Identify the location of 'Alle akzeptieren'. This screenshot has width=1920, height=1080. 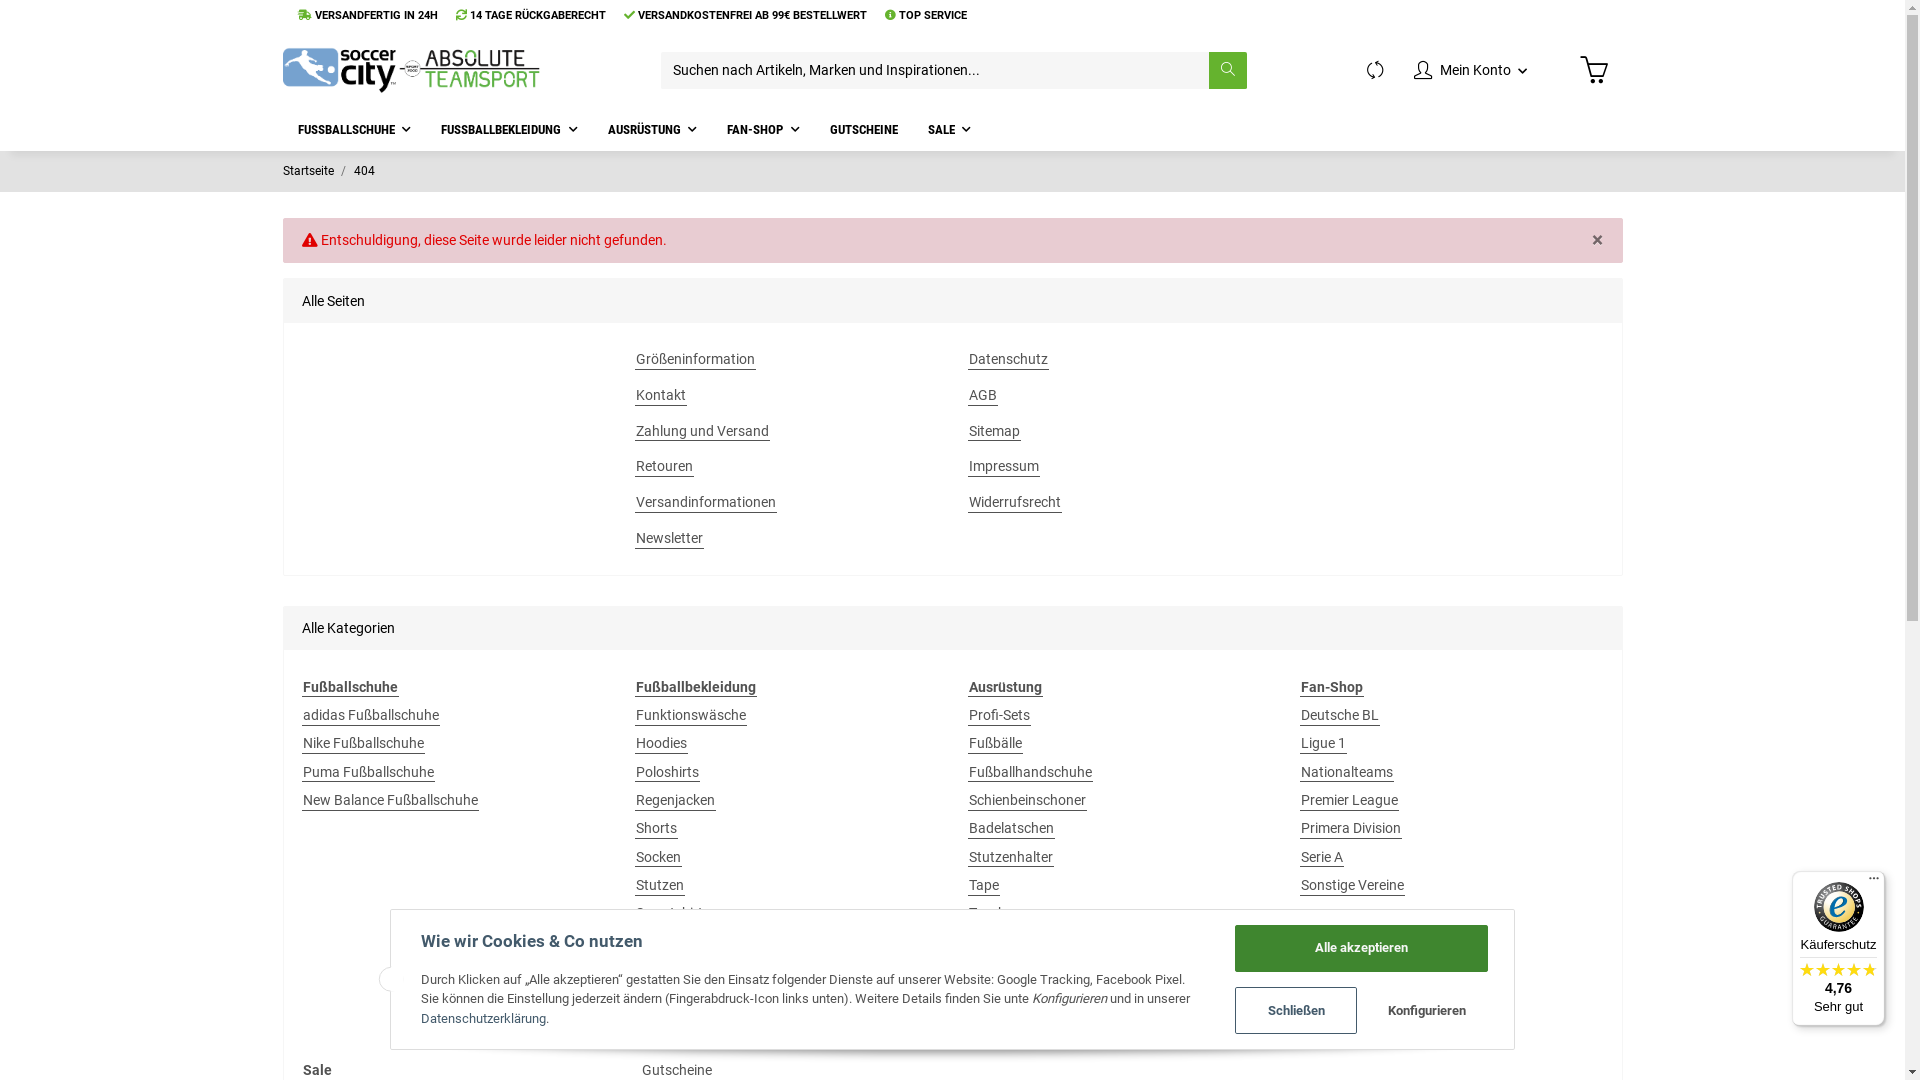
(1360, 947).